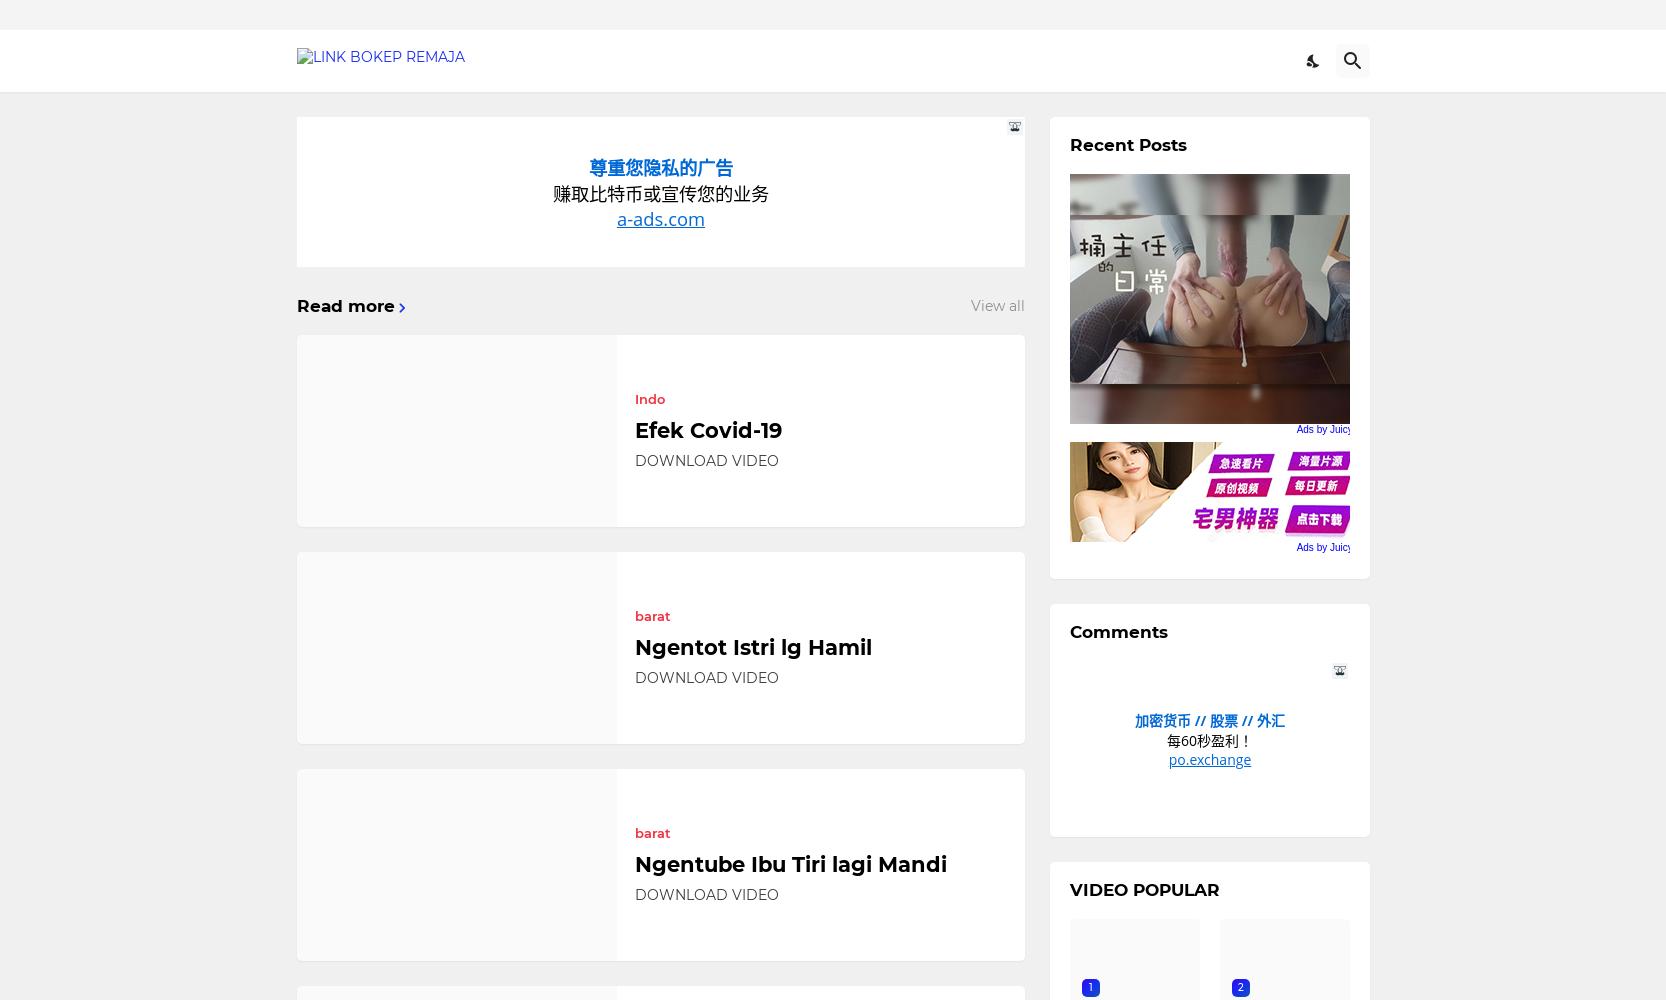 Image resolution: width=1666 pixels, height=1000 pixels. I want to click on 'Recent Posts', so click(1127, 145).